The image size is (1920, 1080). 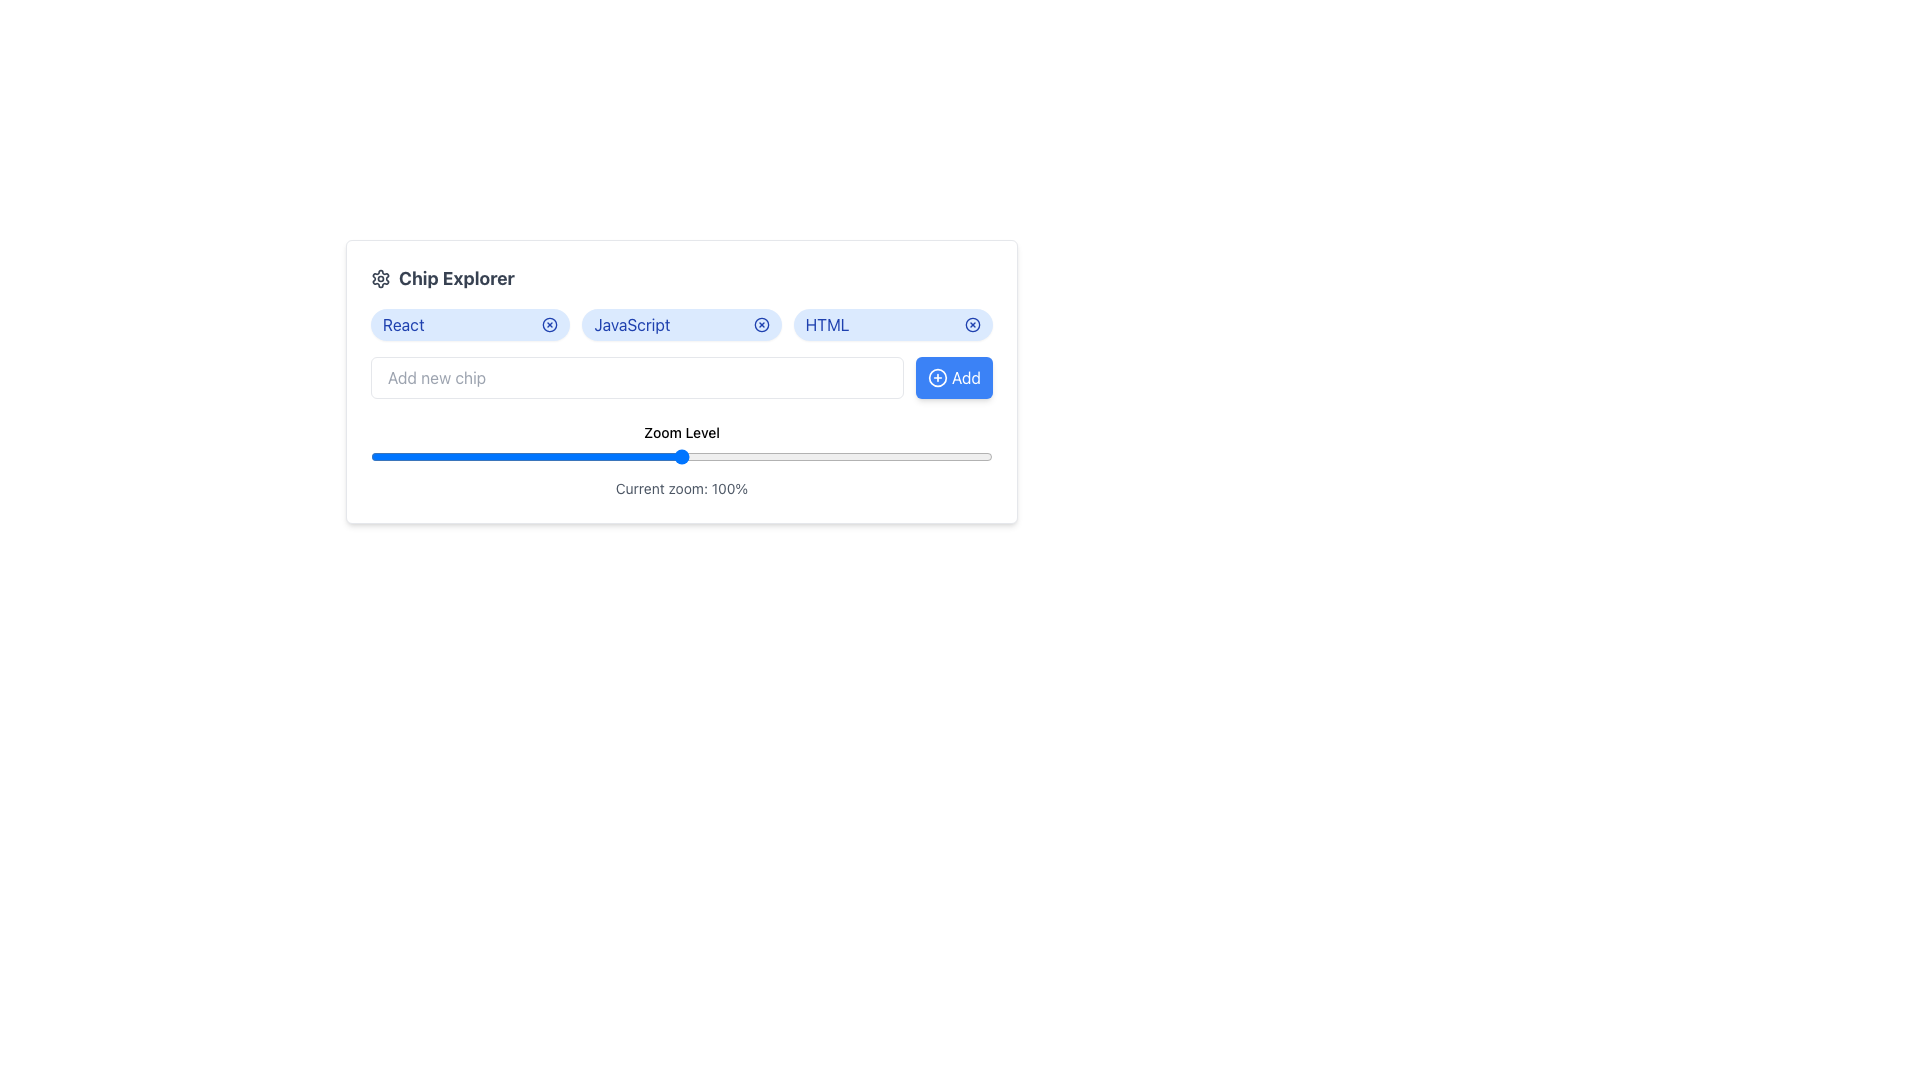 I want to click on the 'Add' button which has a blue background, white text, rounded corners, and a plus icon on the left, located towards the right end of the layout, so click(x=953, y=378).